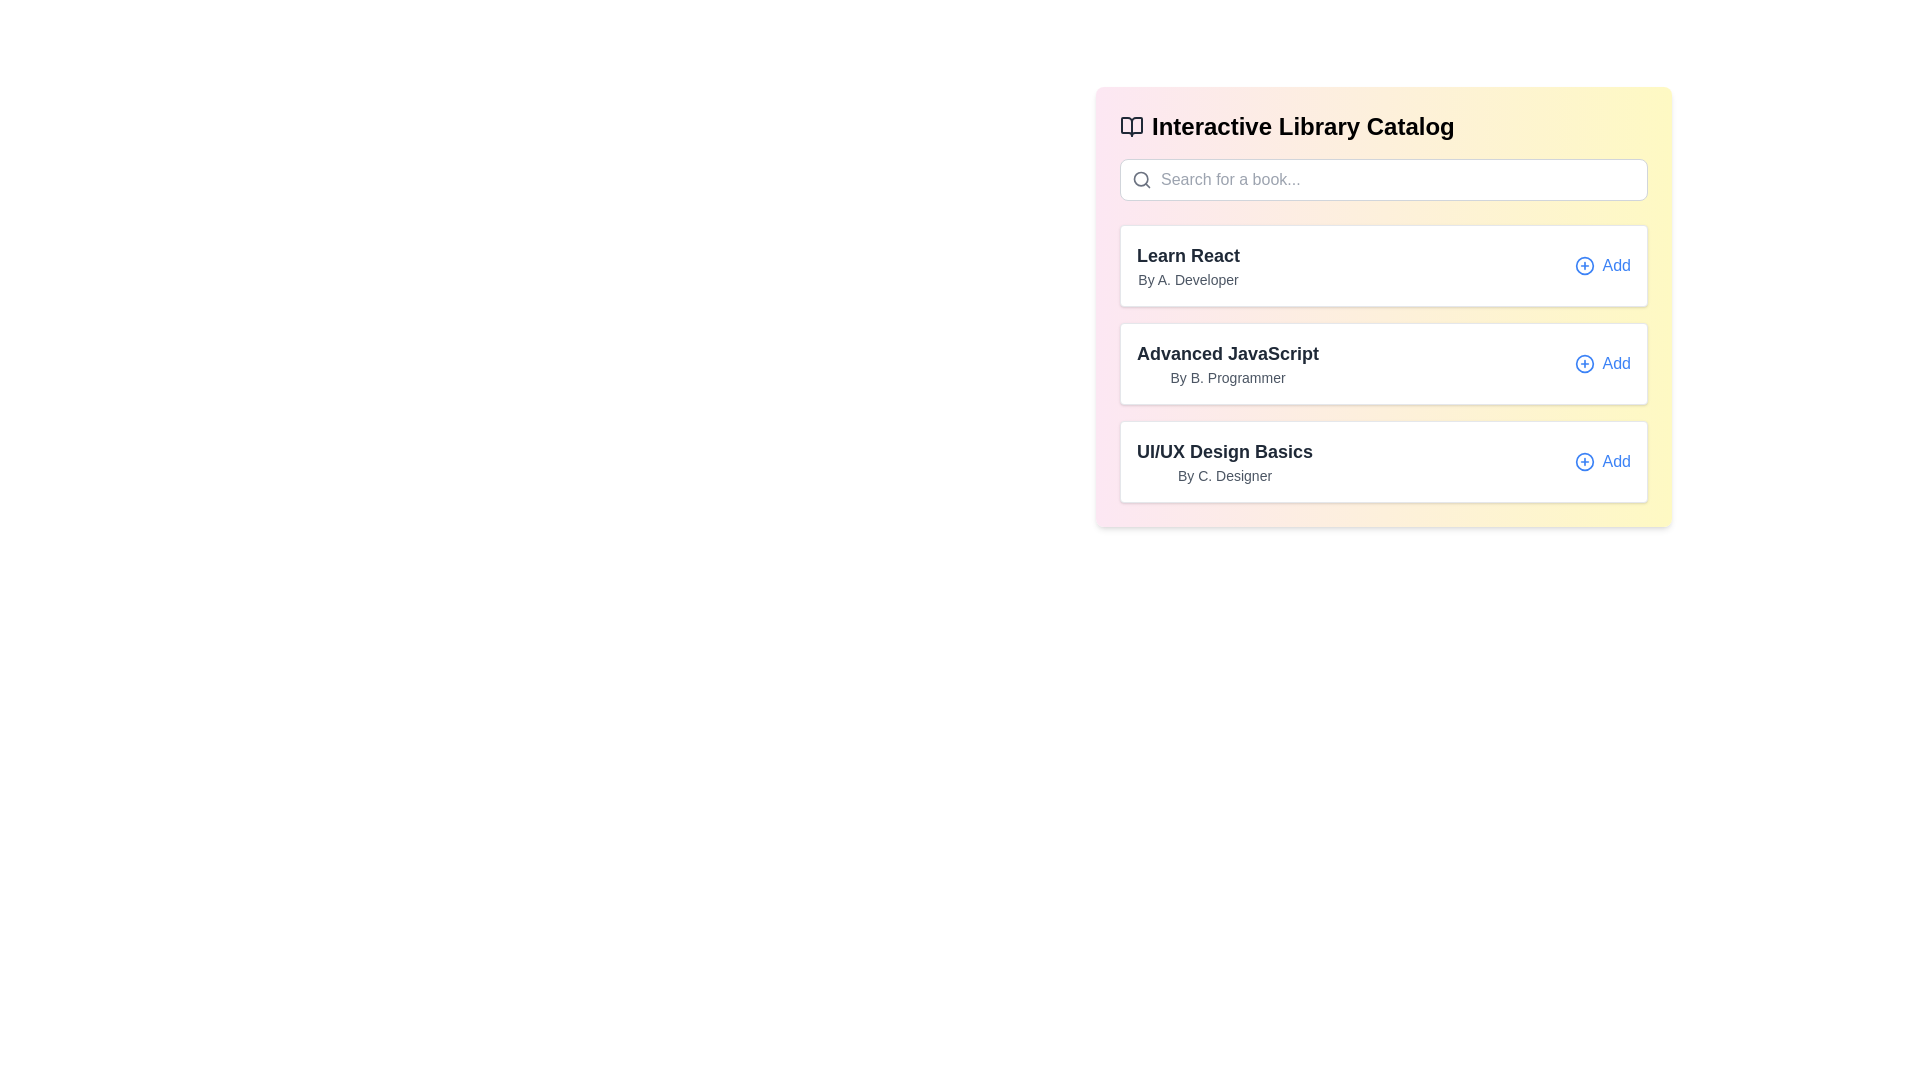  What do you see at coordinates (1141, 178) in the screenshot?
I see `the central filled circle of the magnifying glass icon located to the left of the 'Search for a book...' input field` at bounding box center [1141, 178].